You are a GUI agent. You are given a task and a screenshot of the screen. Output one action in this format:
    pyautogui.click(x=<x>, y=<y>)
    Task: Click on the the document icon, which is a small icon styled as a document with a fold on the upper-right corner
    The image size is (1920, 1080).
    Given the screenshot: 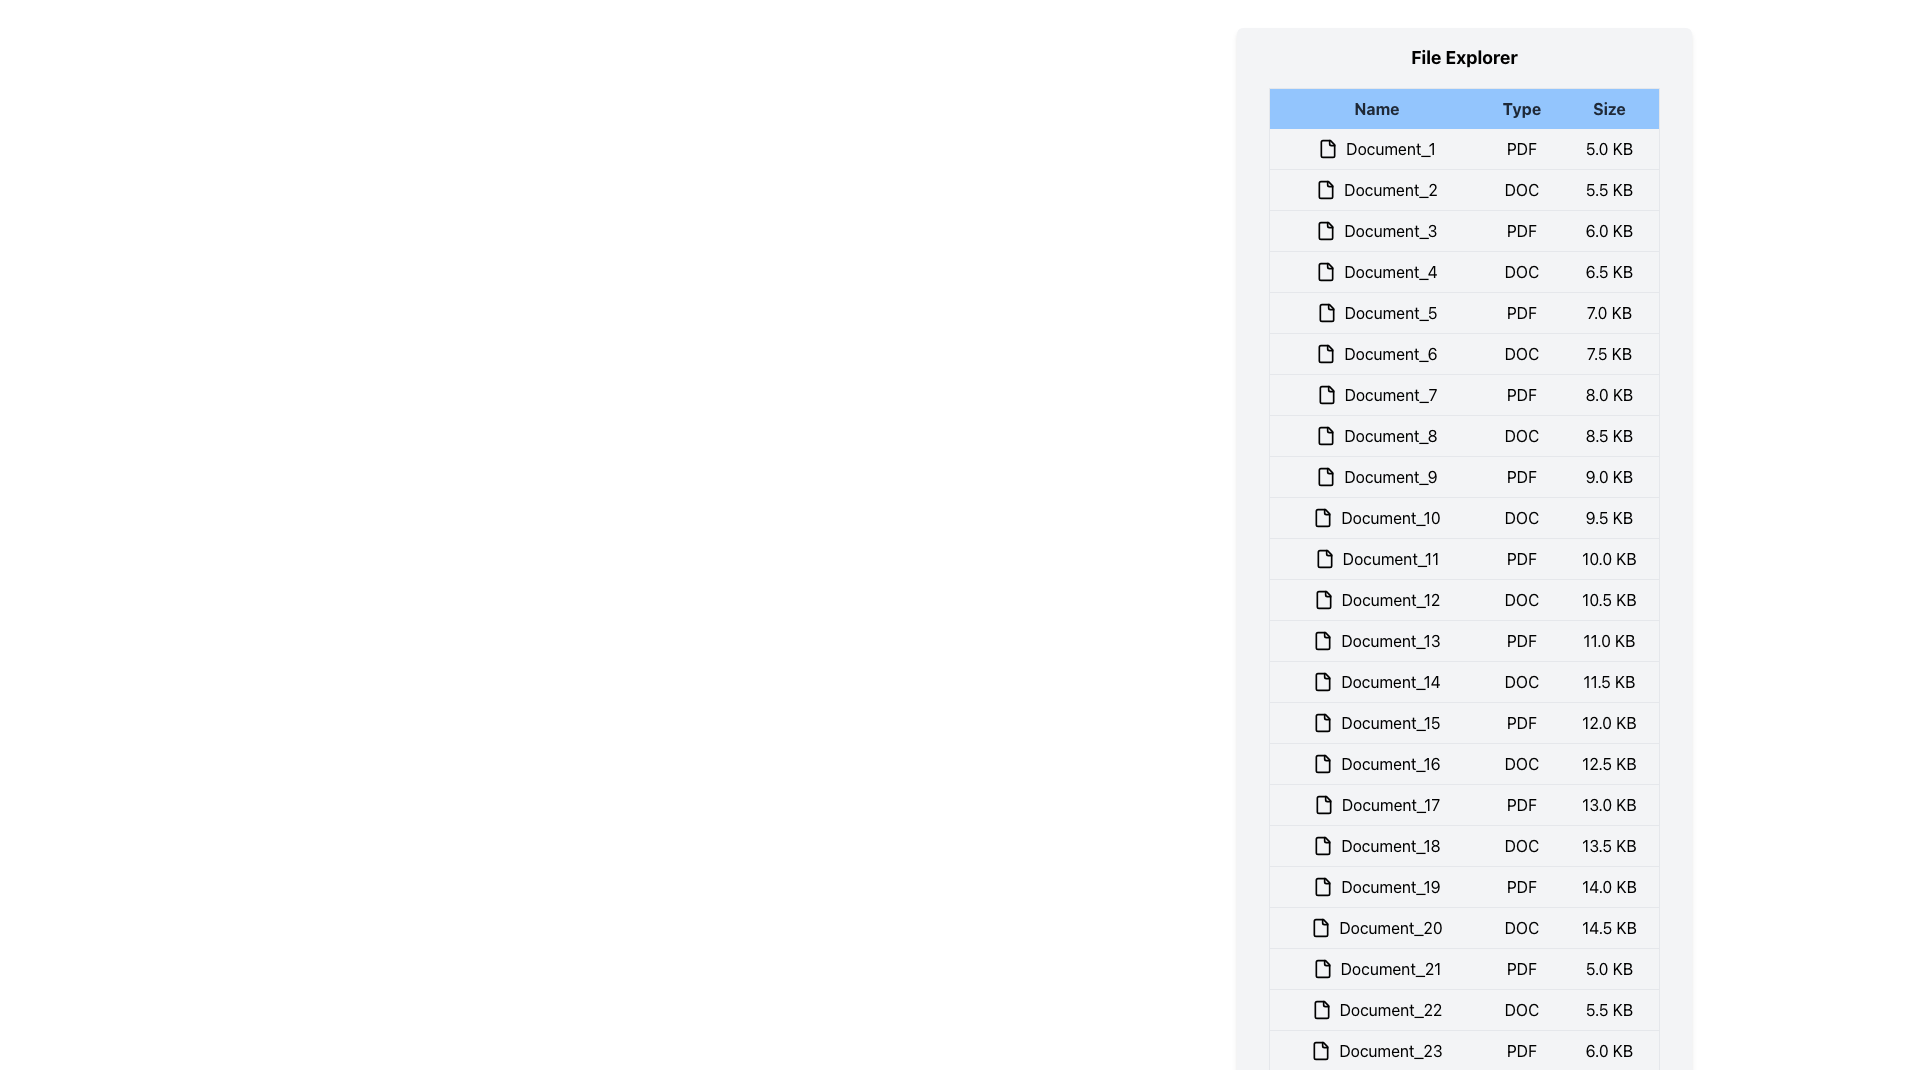 What is the action you would take?
    pyautogui.click(x=1321, y=928)
    